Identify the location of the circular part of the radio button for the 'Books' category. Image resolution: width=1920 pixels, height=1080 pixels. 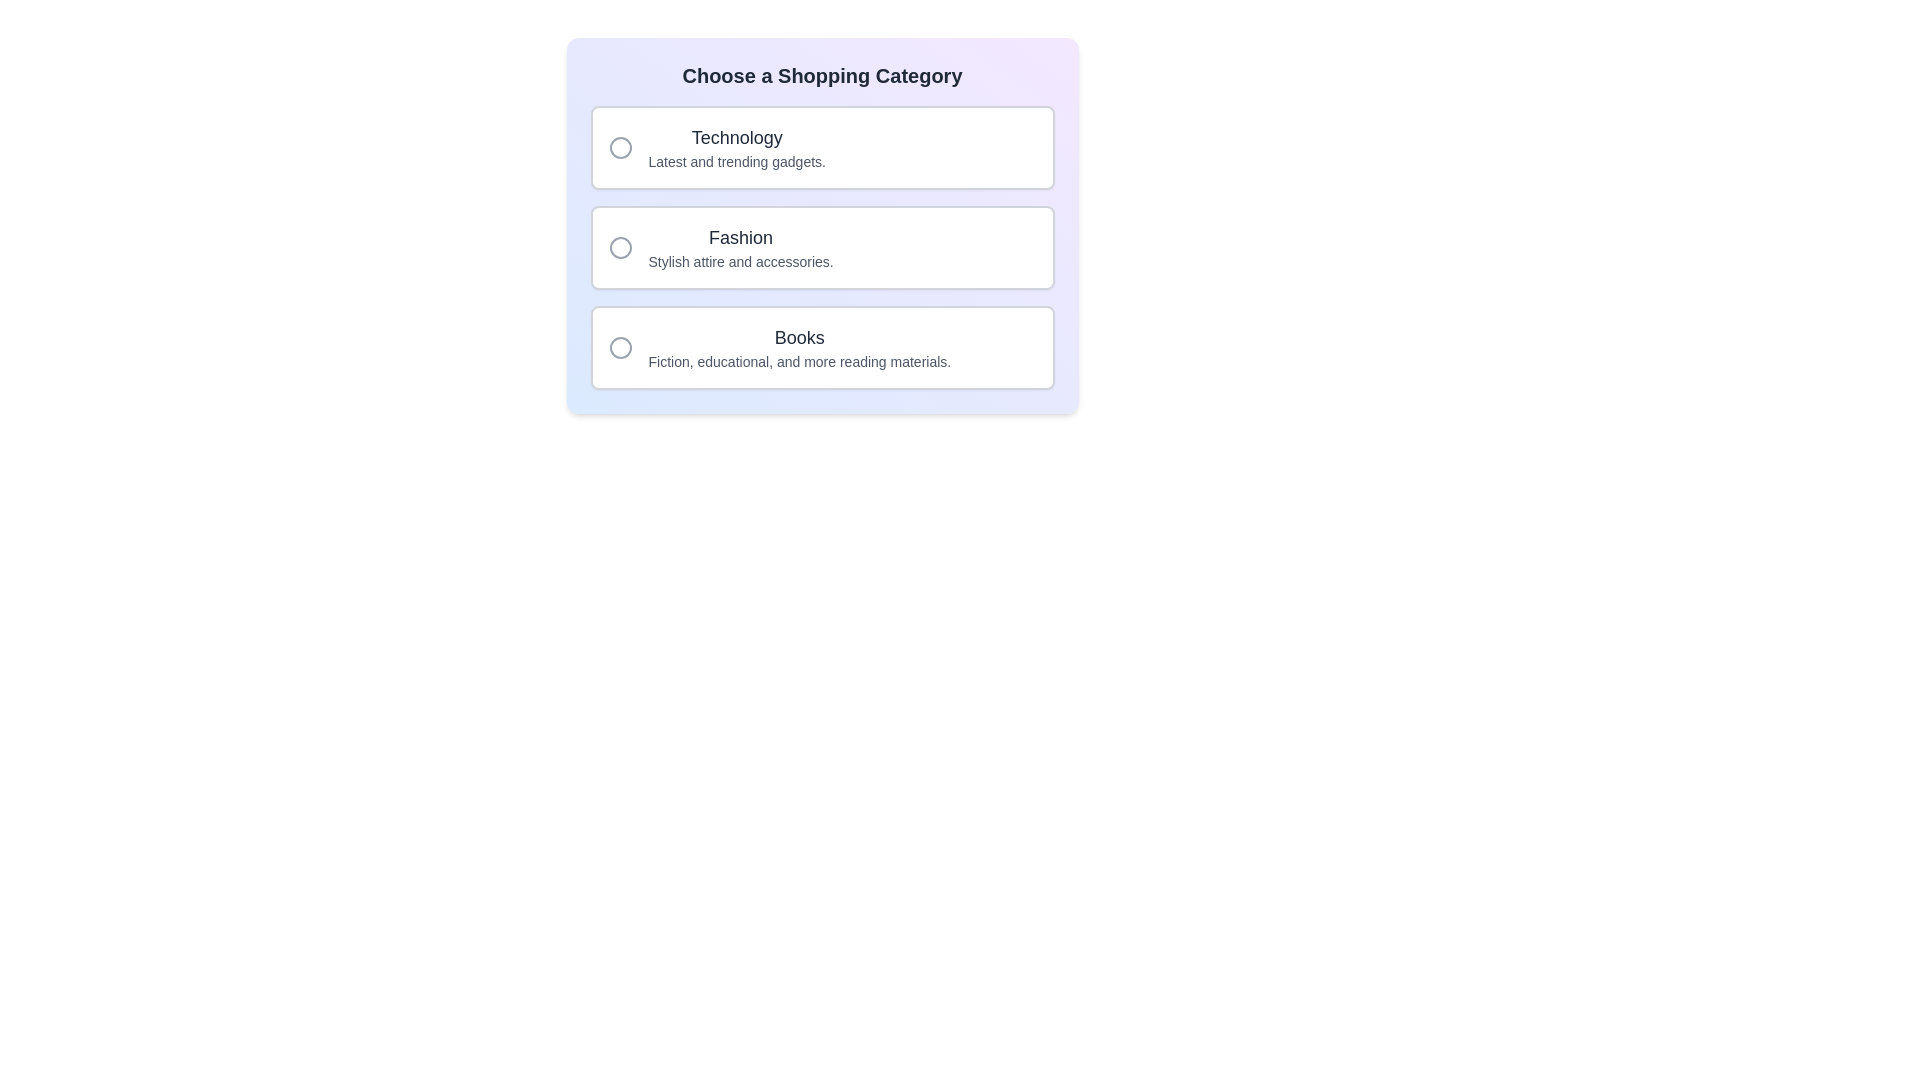
(619, 346).